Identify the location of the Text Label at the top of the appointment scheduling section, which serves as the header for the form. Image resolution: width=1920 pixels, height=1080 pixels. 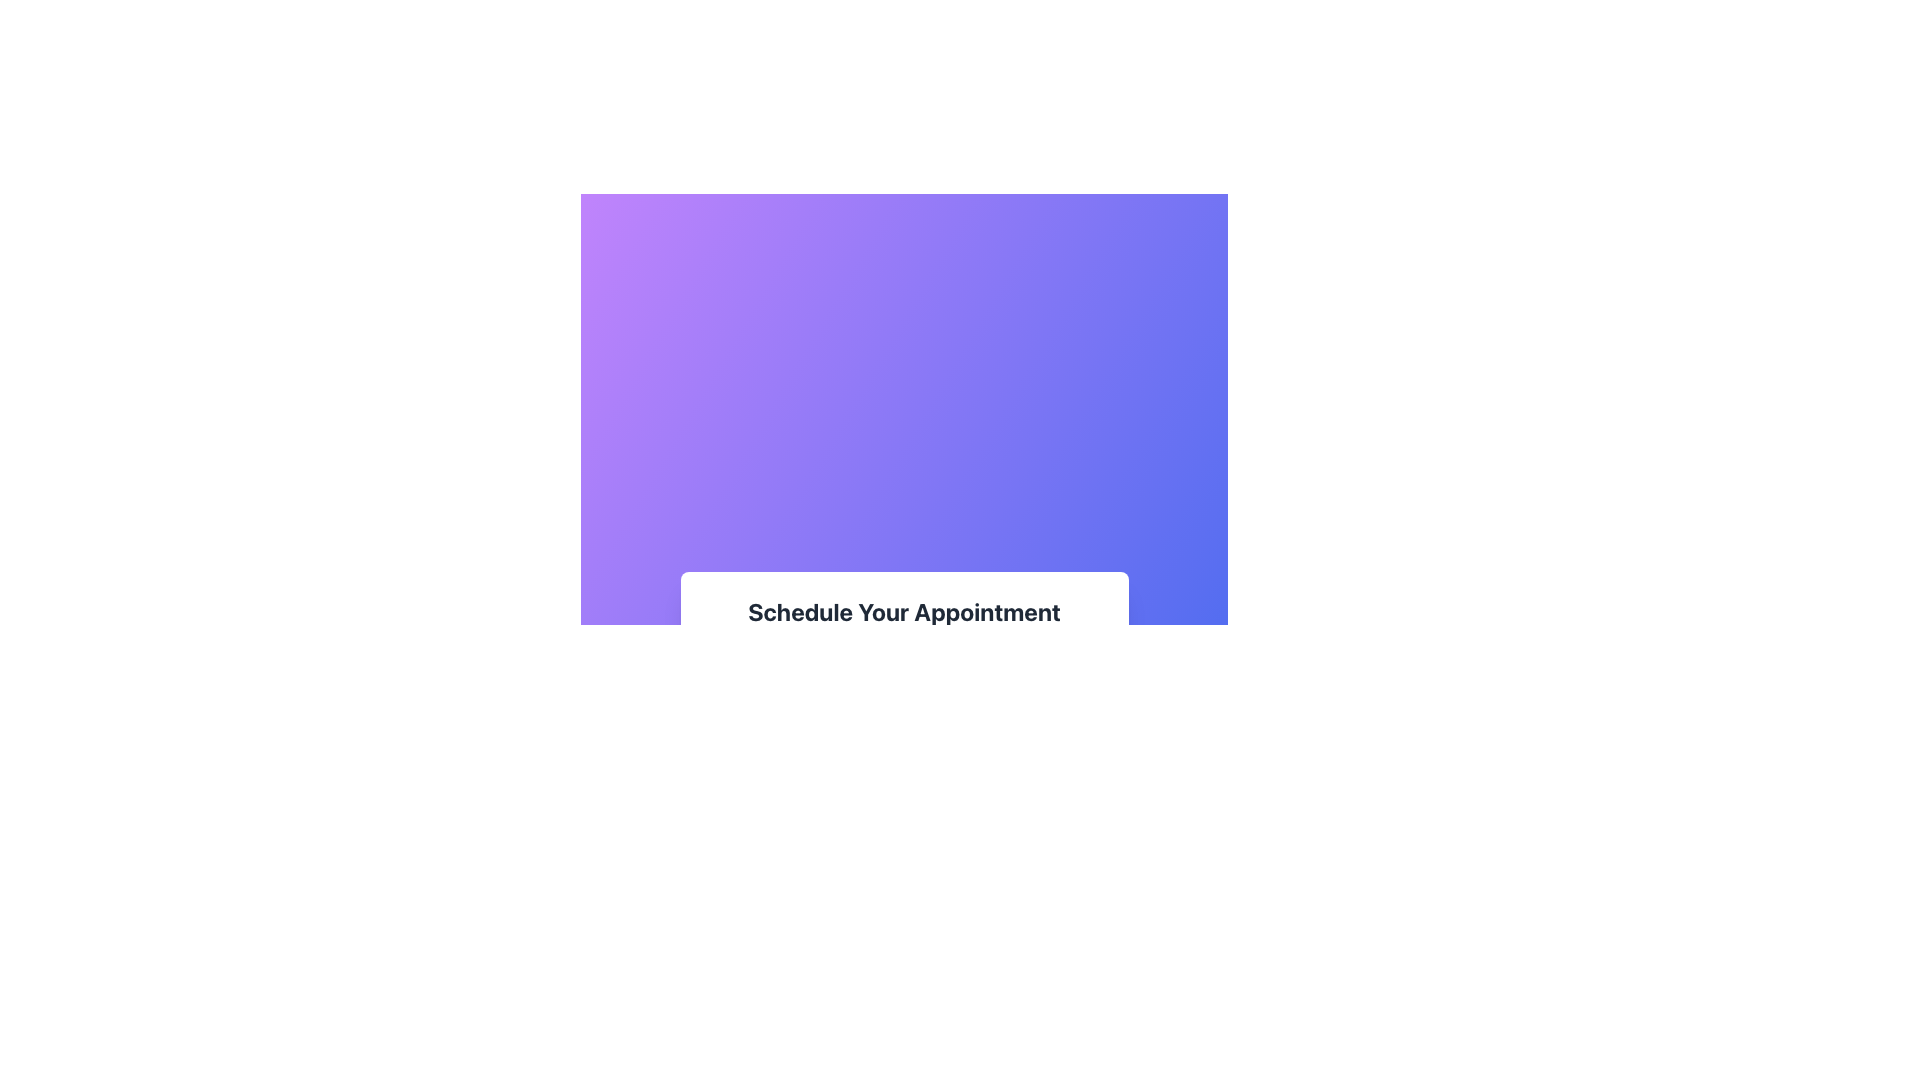
(903, 611).